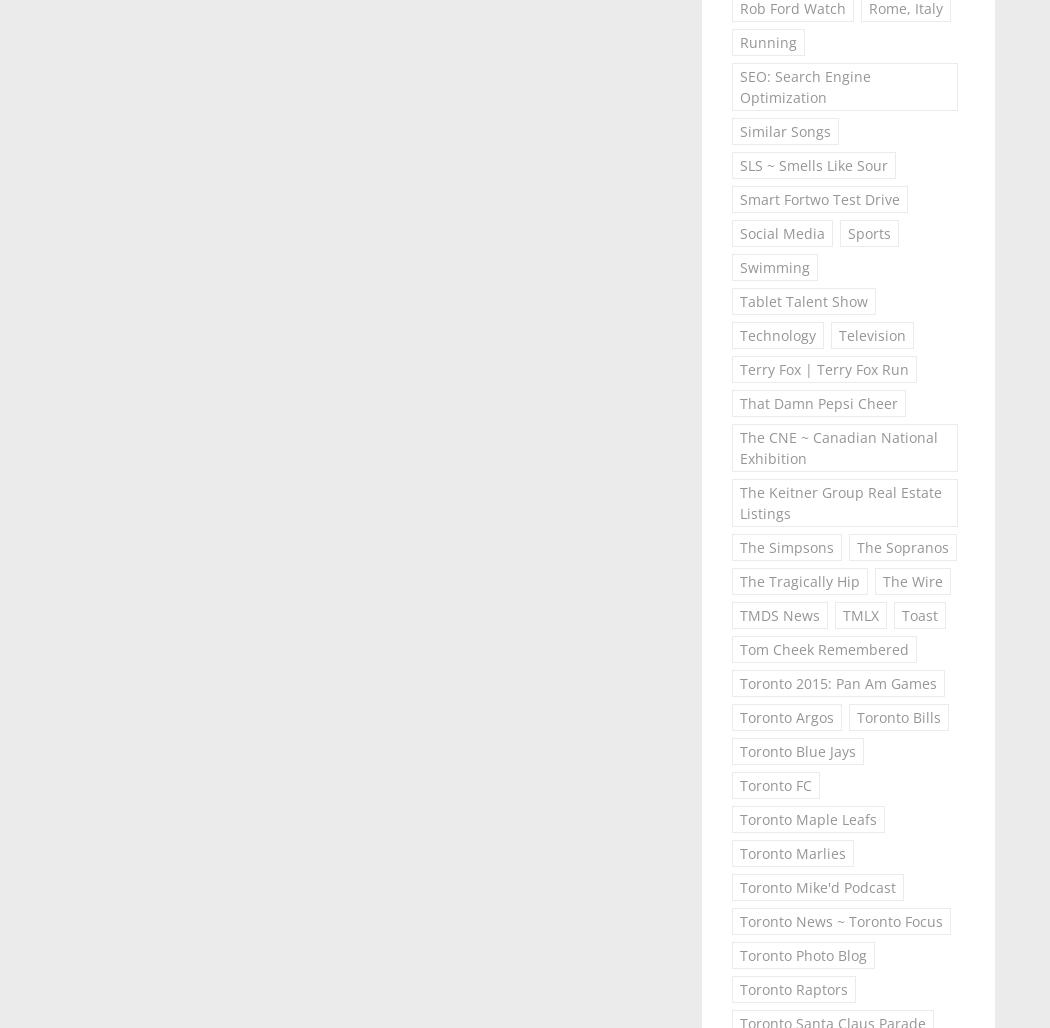 The image size is (1050, 1028). What do you see at coordinates (918, 614) in the screenshot?
I see `'Toast'` at bounding box center [918, 614].